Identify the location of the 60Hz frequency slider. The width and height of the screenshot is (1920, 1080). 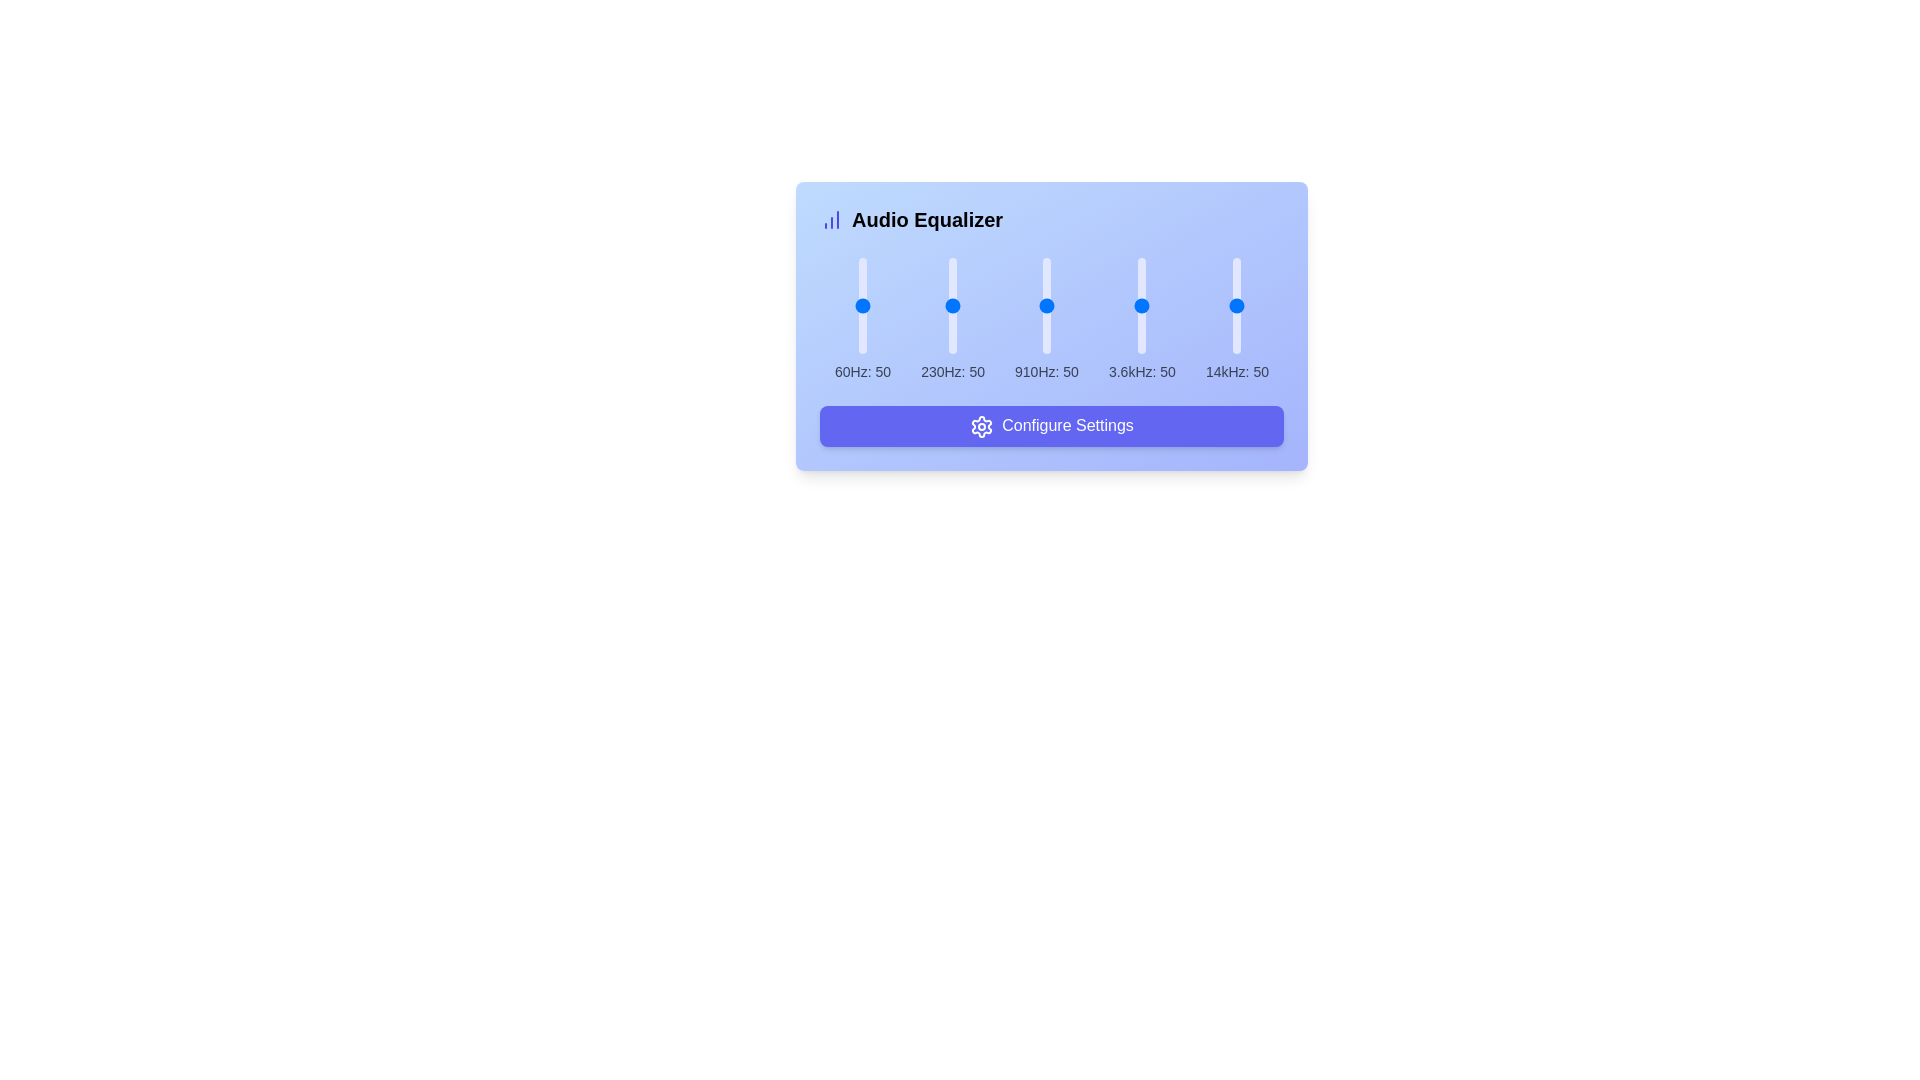
(863, 293).